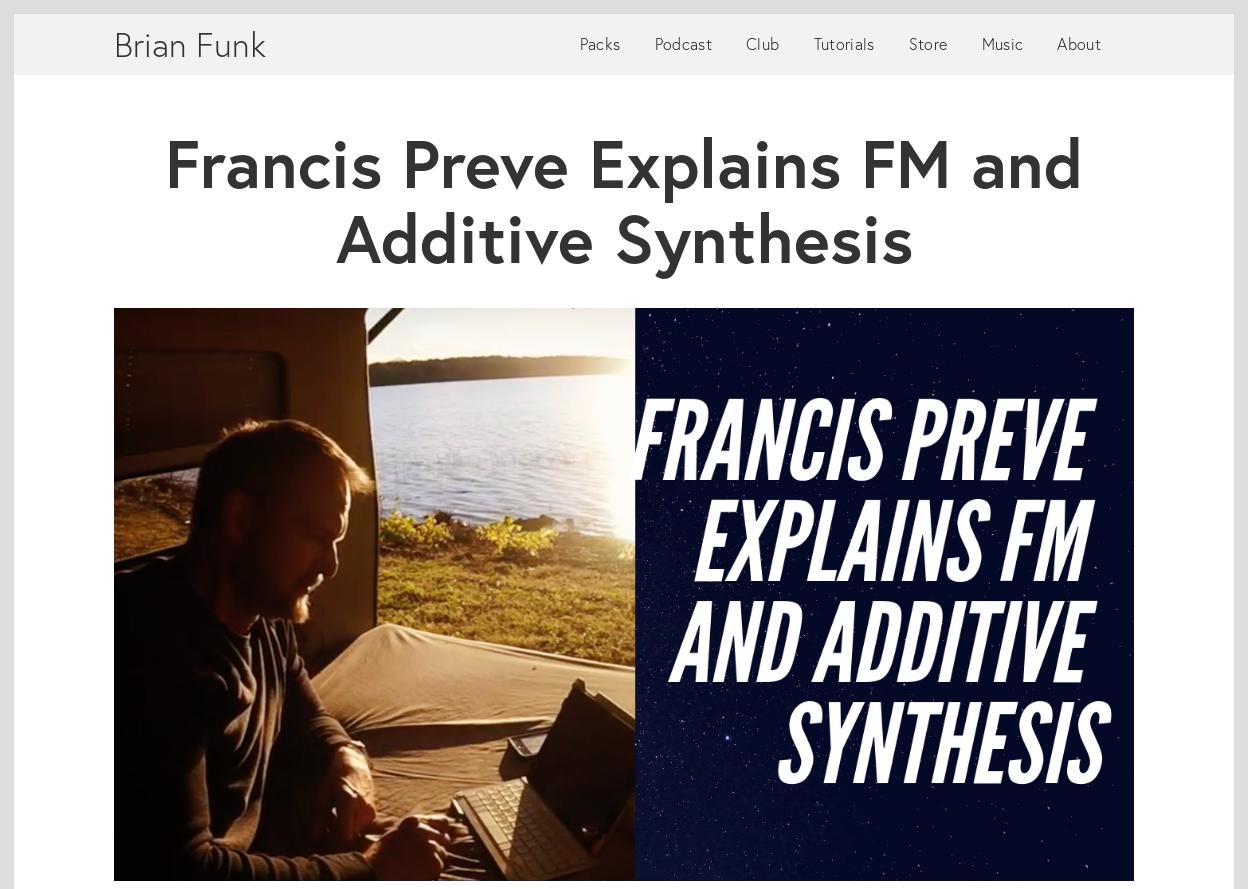 This screenshot has height=889, width=1248. Describe the element at coordinates (598, 43) in the screenshot. I see `'Packs'` at that location.